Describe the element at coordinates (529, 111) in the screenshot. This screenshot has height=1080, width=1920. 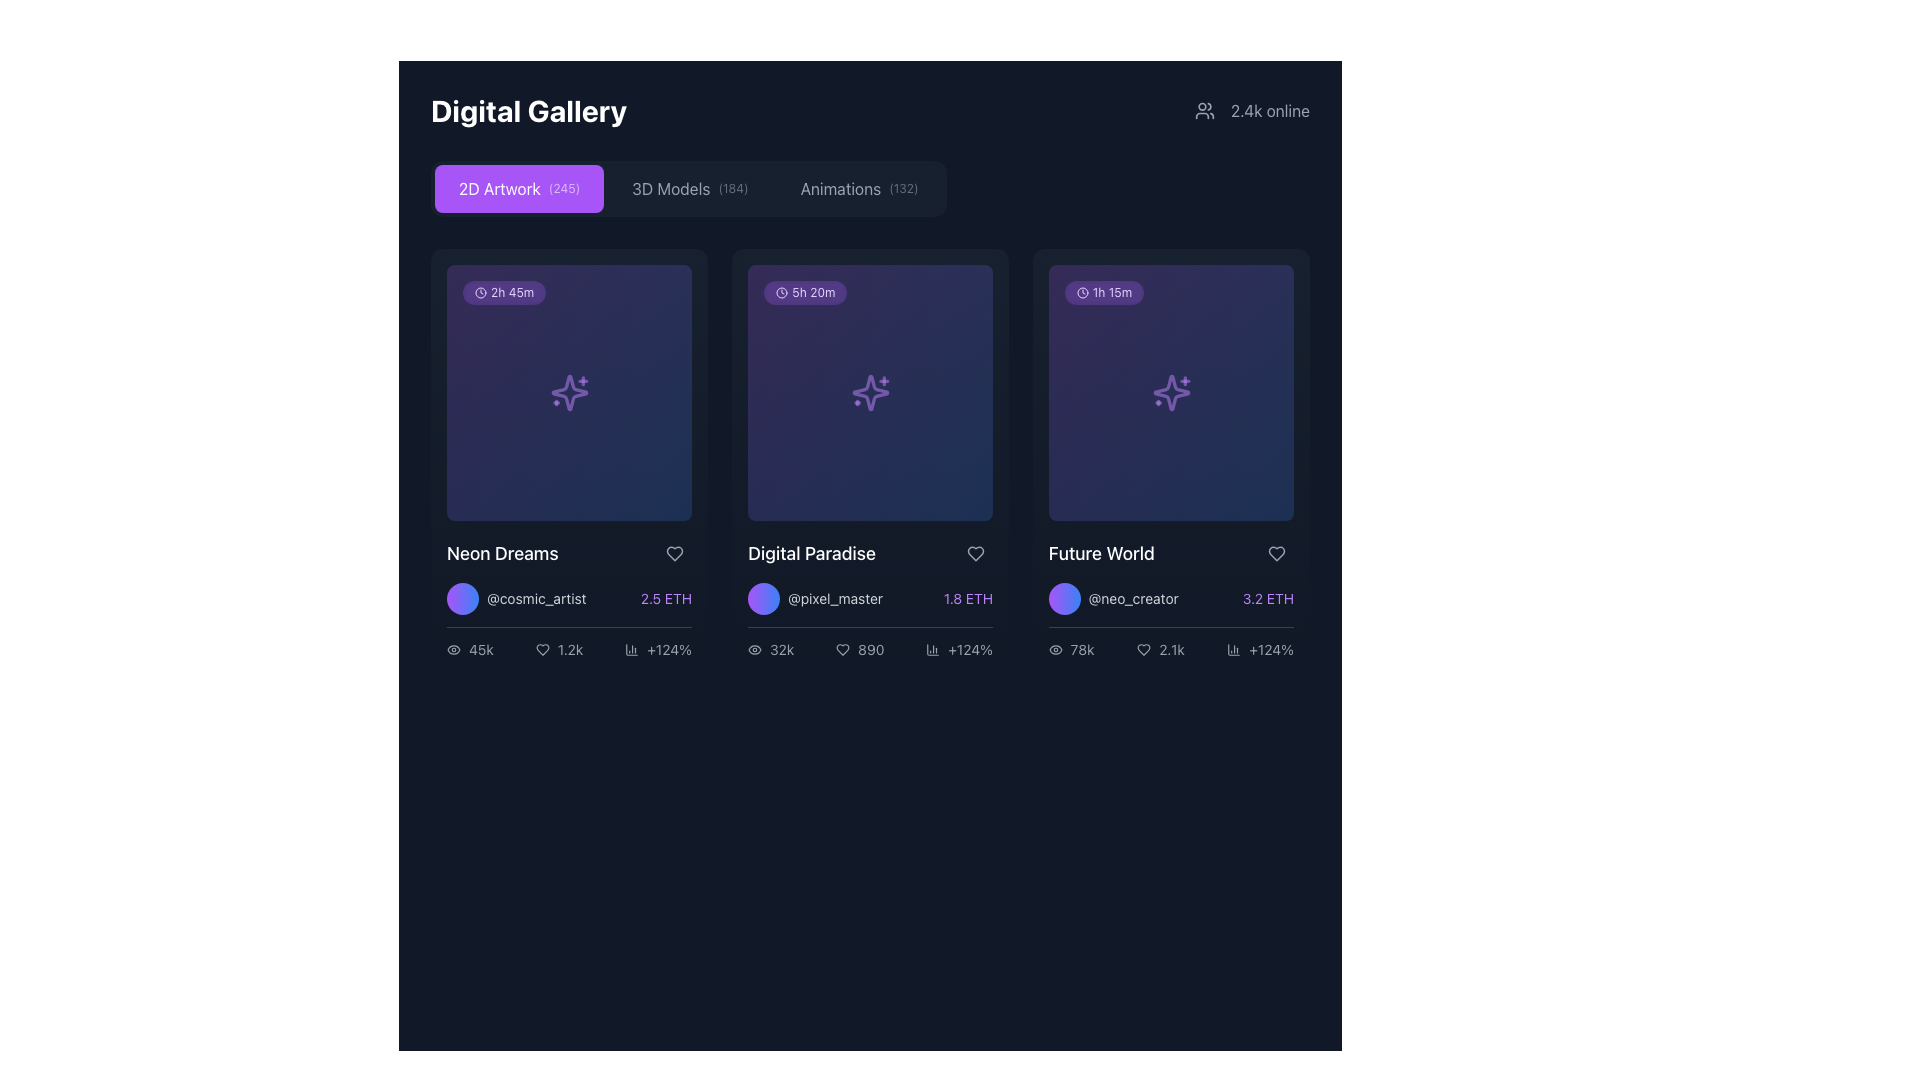
I see `bold header text labeled 'Digital Gallery' displayed at the top-left corner of the user interface` at that location.